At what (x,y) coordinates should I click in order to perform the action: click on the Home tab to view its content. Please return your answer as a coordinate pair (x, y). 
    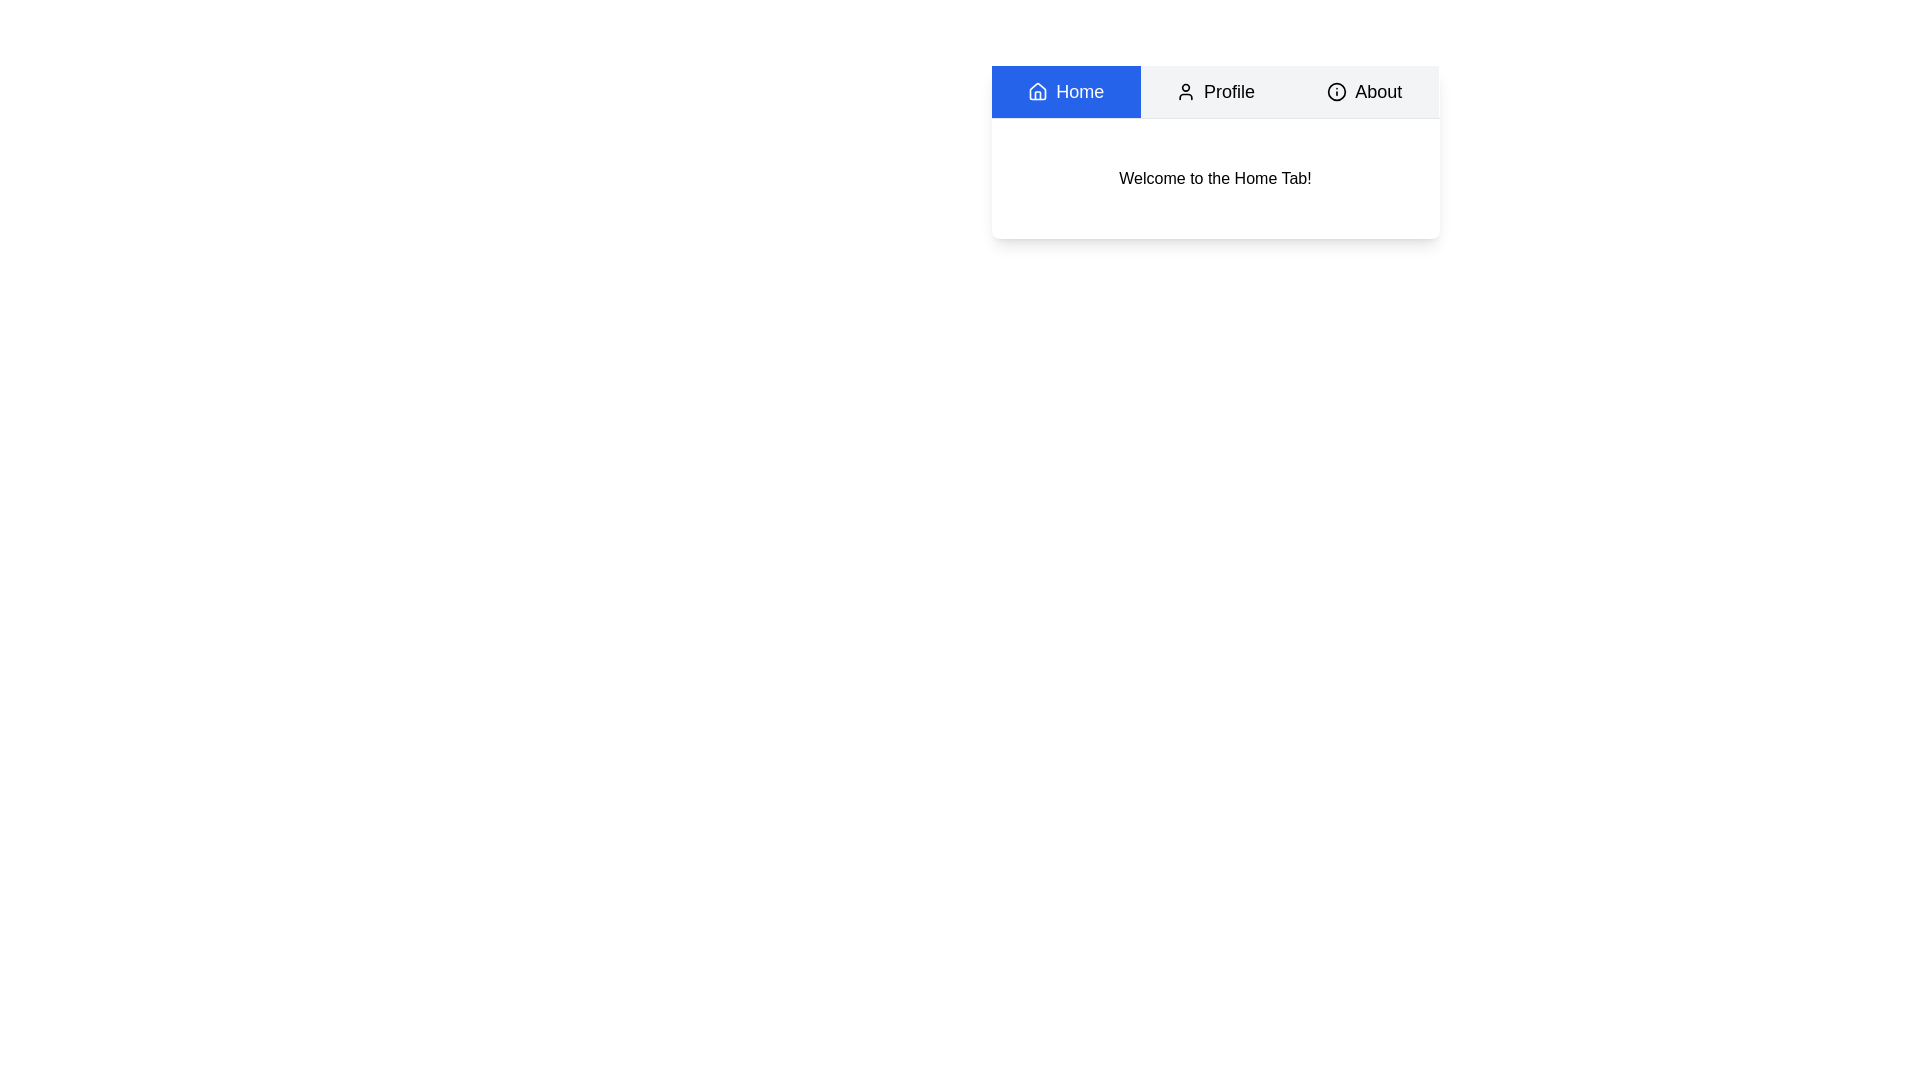
    Looking at the image, I should click on (1065, 92).